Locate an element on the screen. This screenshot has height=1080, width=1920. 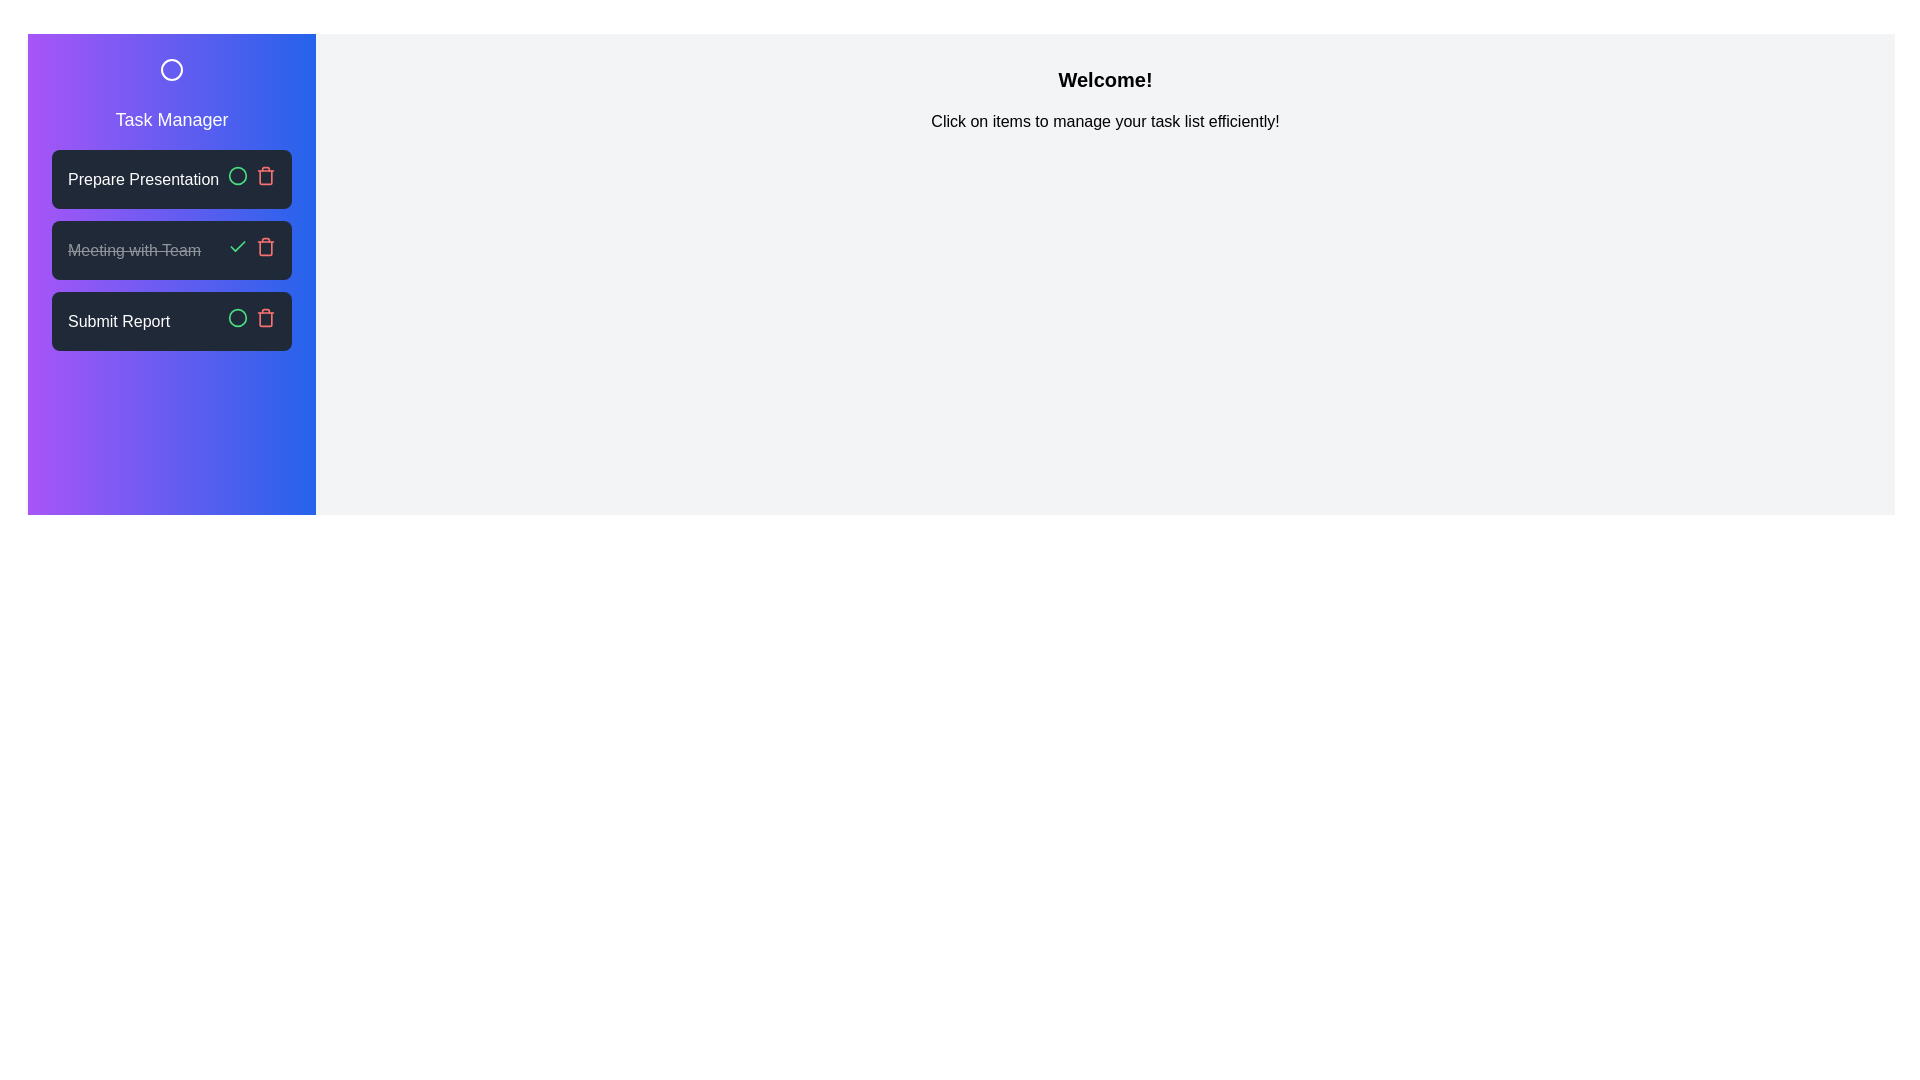
the delete button for the task Prepare Presentation is located at coordinates (264, 175).